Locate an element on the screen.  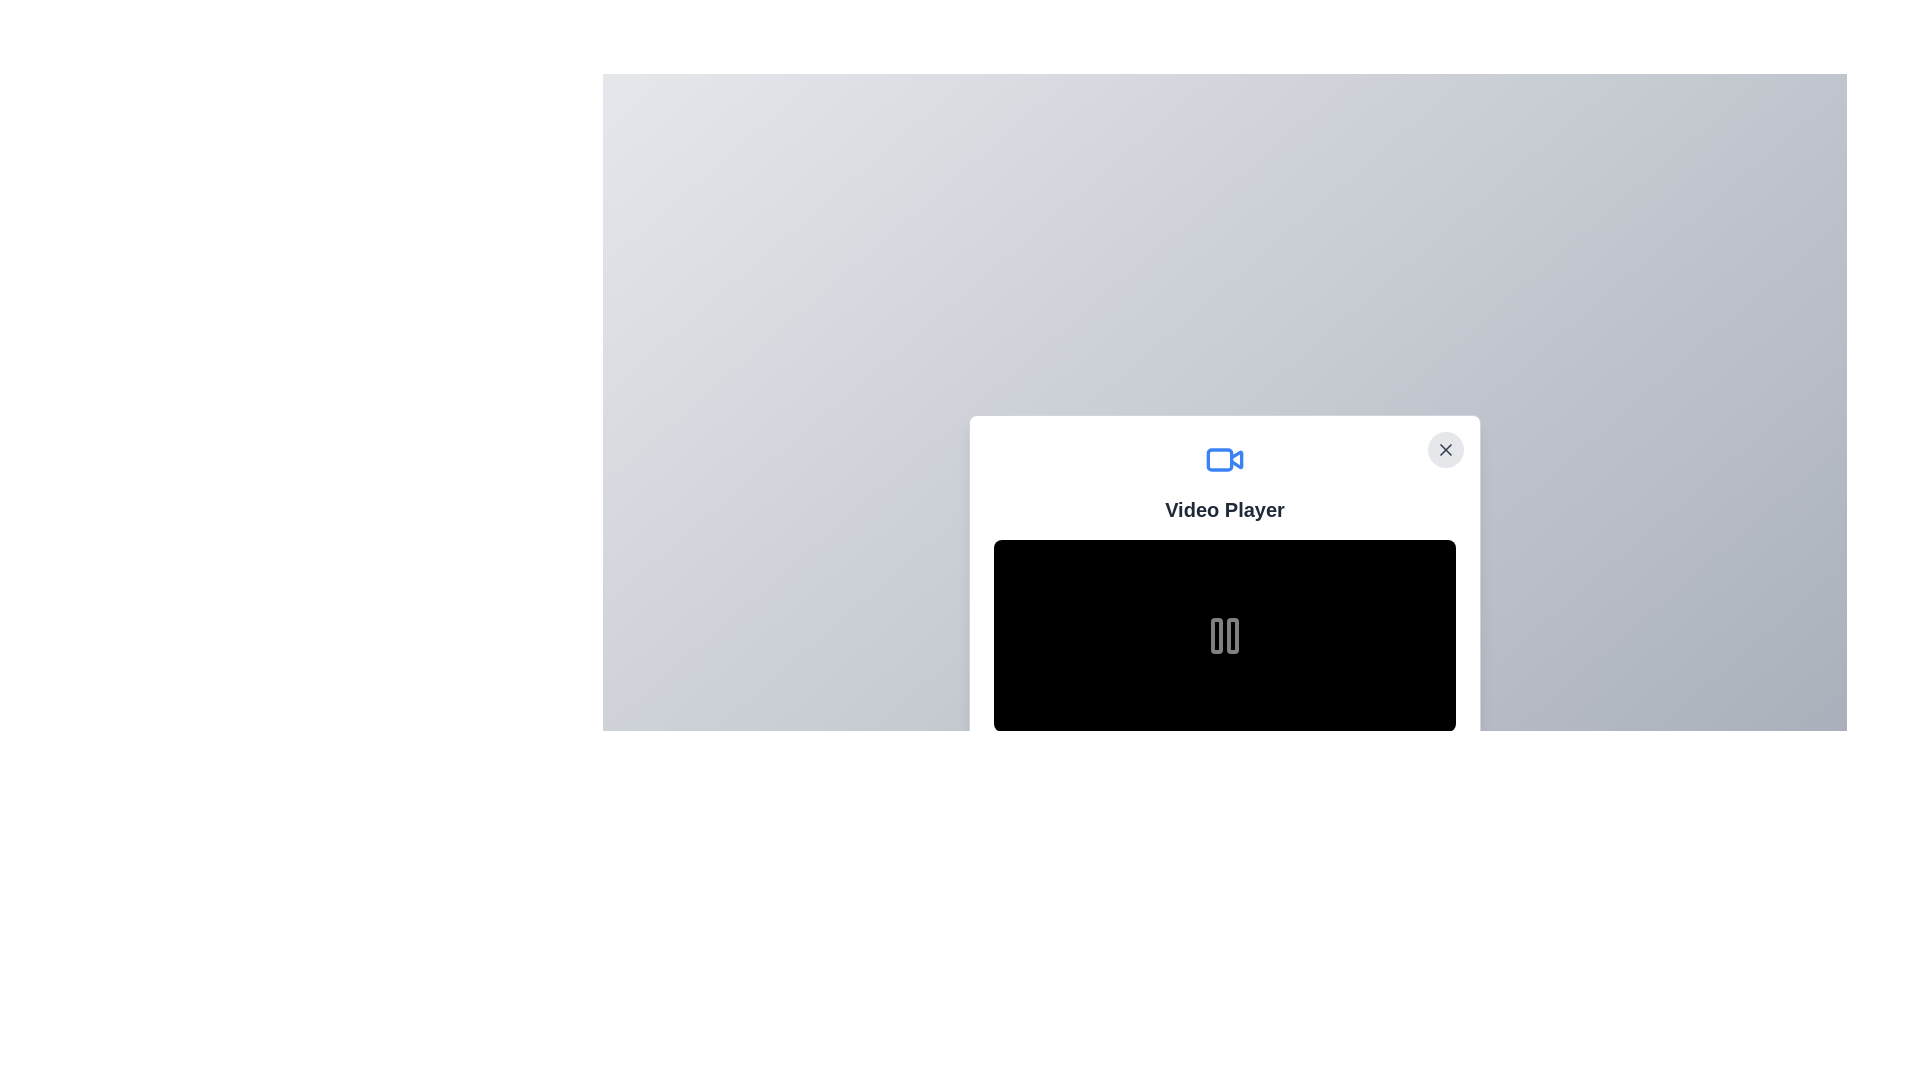
the second vertical bar from the right in the video player's control panel is located at coordinates (1232, 636).